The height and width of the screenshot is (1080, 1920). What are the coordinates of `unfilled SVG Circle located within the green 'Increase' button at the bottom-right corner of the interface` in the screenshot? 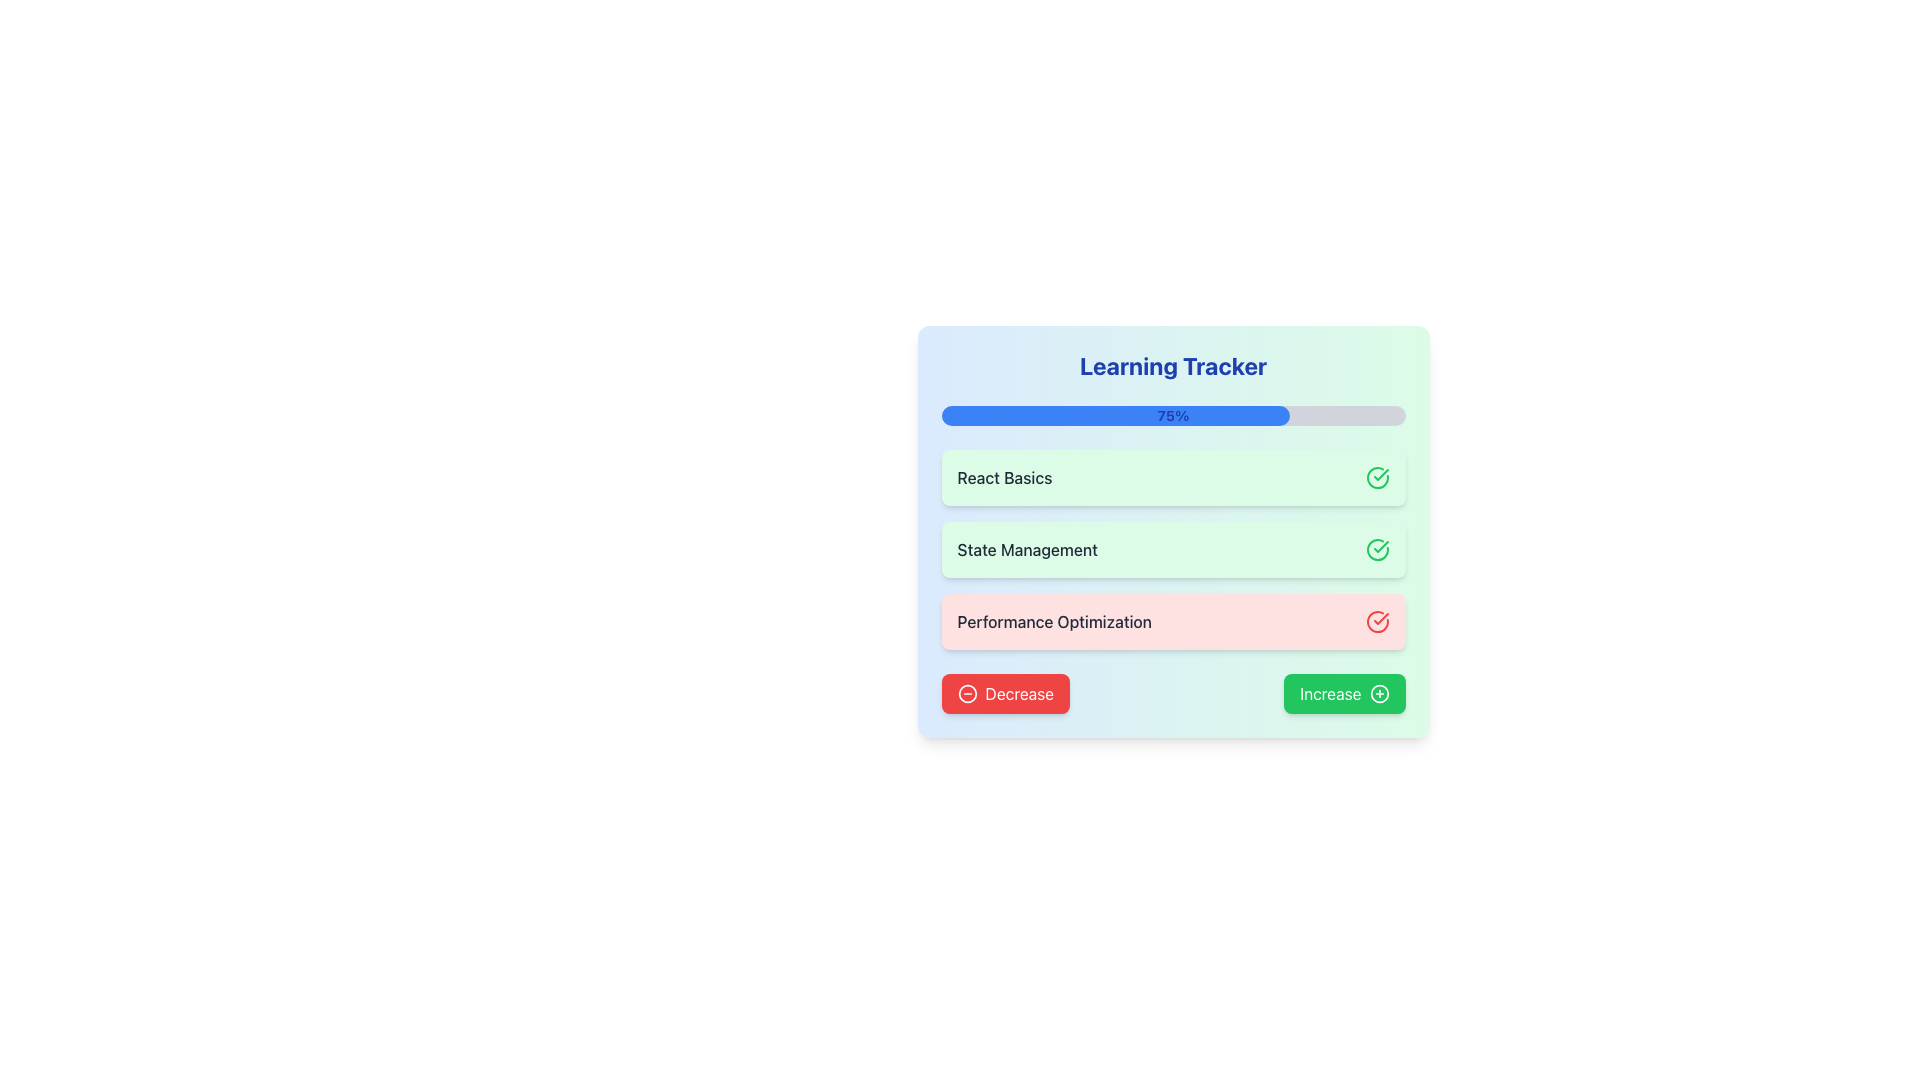 It's located at (1378, 693).